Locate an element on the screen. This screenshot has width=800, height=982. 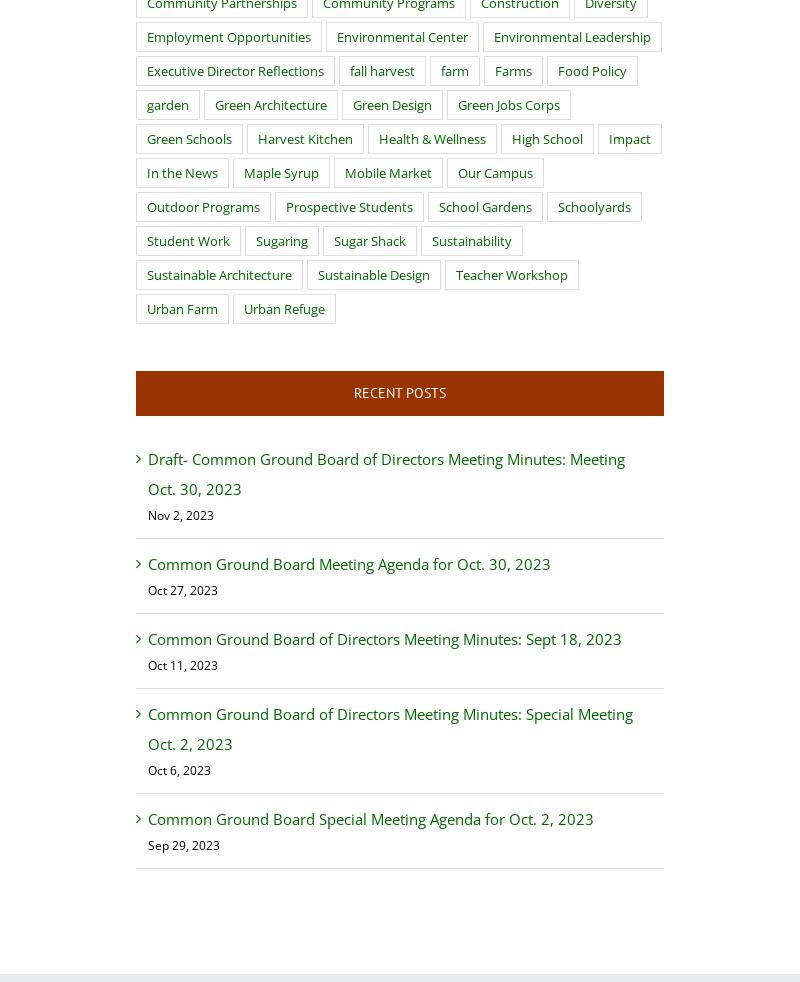
'Teacher Workshop' is located at coordinates (511, 274).